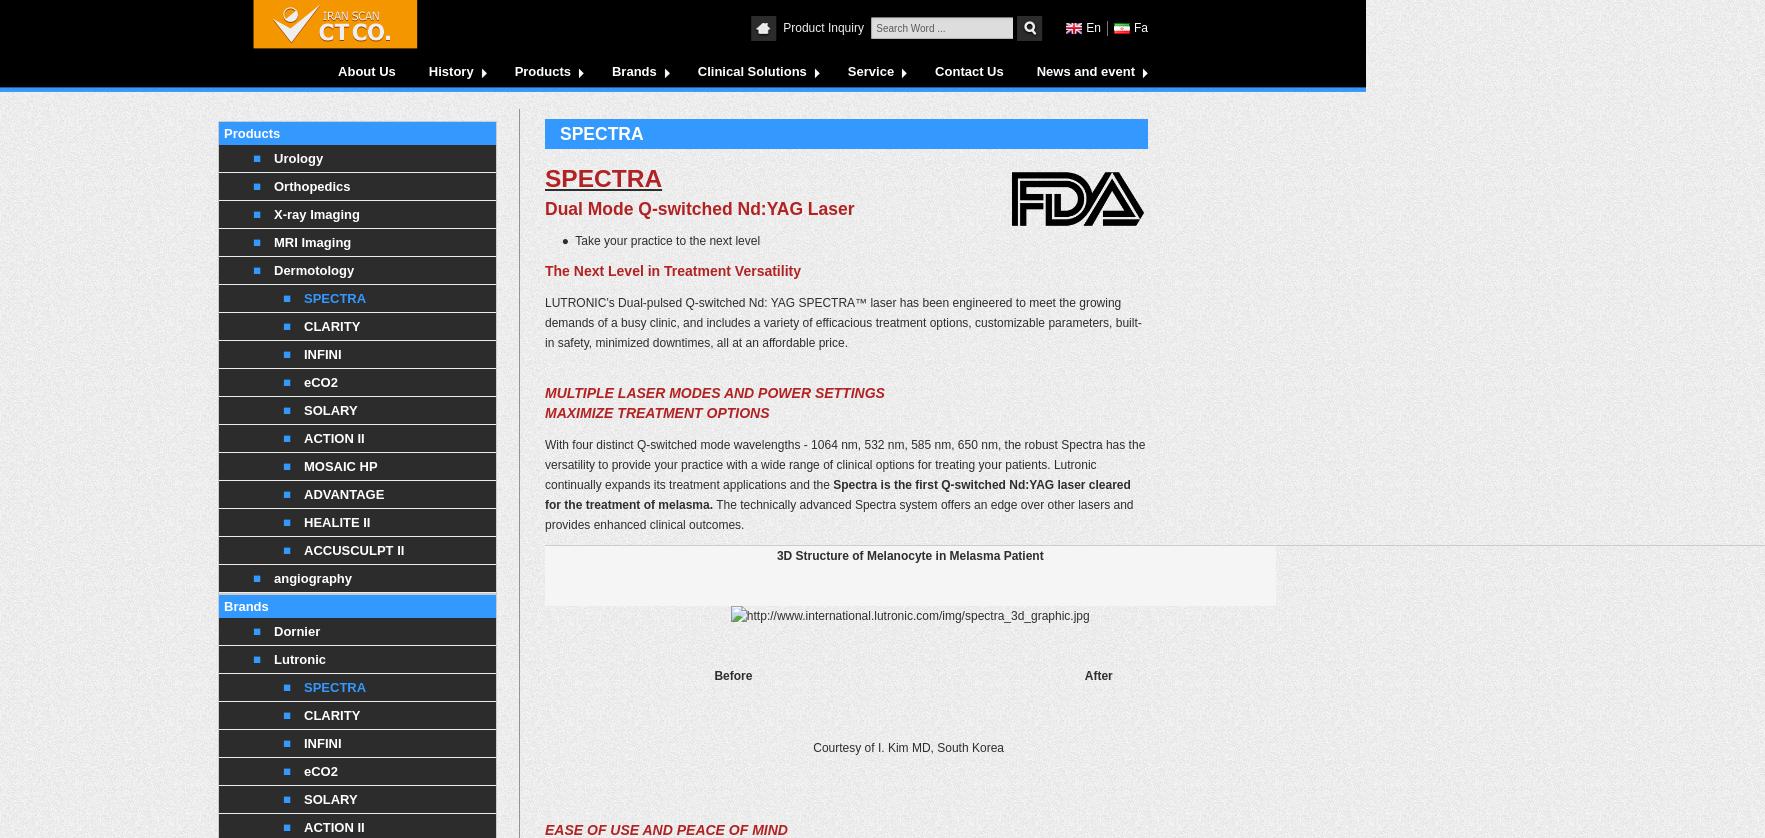  What do you see at coordinates (713, 392) in the screenshot?
I see `'MULTIPLE LASER MODES AND POWER SETTINGS'` at bounding box center [713, 392].